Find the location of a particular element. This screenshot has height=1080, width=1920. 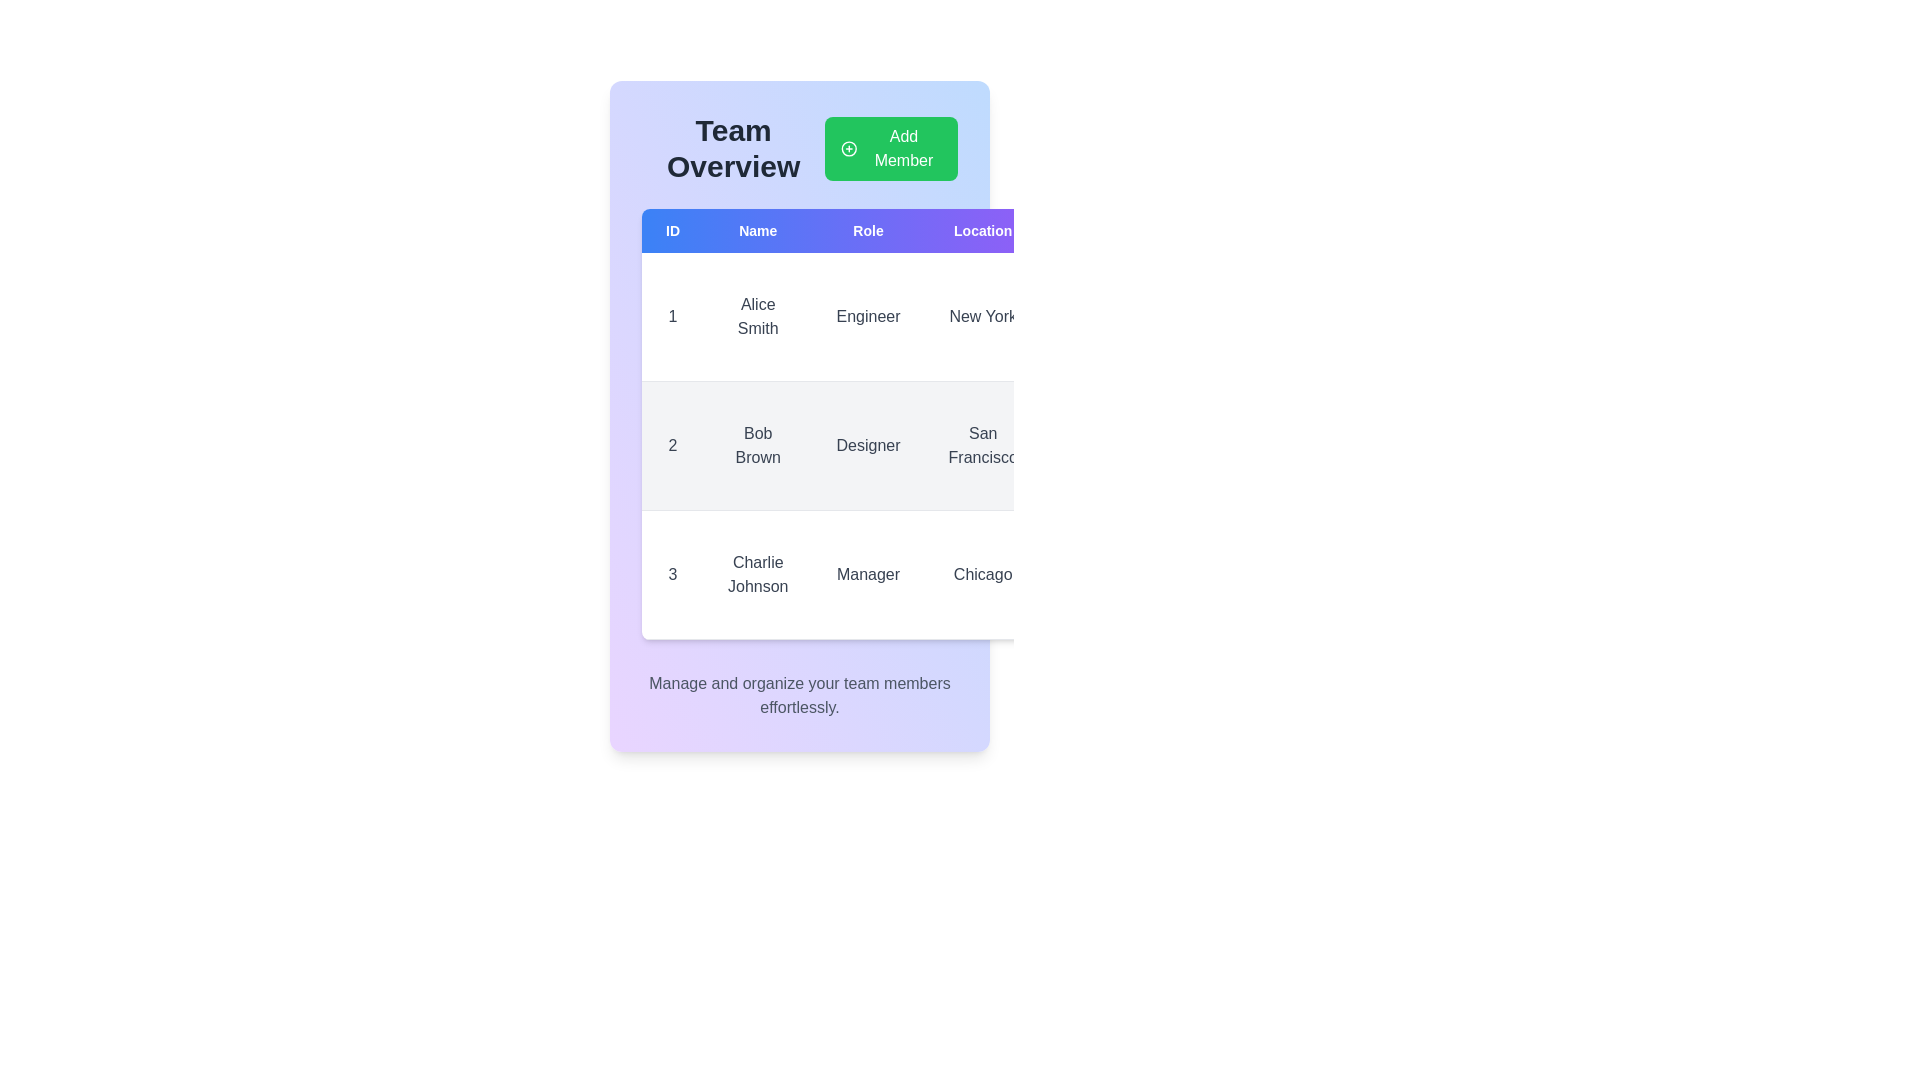

the circular outline element of the '+' symbol within the 'Add Member' button, which has a green circular background is located at coordinates (849, 148).